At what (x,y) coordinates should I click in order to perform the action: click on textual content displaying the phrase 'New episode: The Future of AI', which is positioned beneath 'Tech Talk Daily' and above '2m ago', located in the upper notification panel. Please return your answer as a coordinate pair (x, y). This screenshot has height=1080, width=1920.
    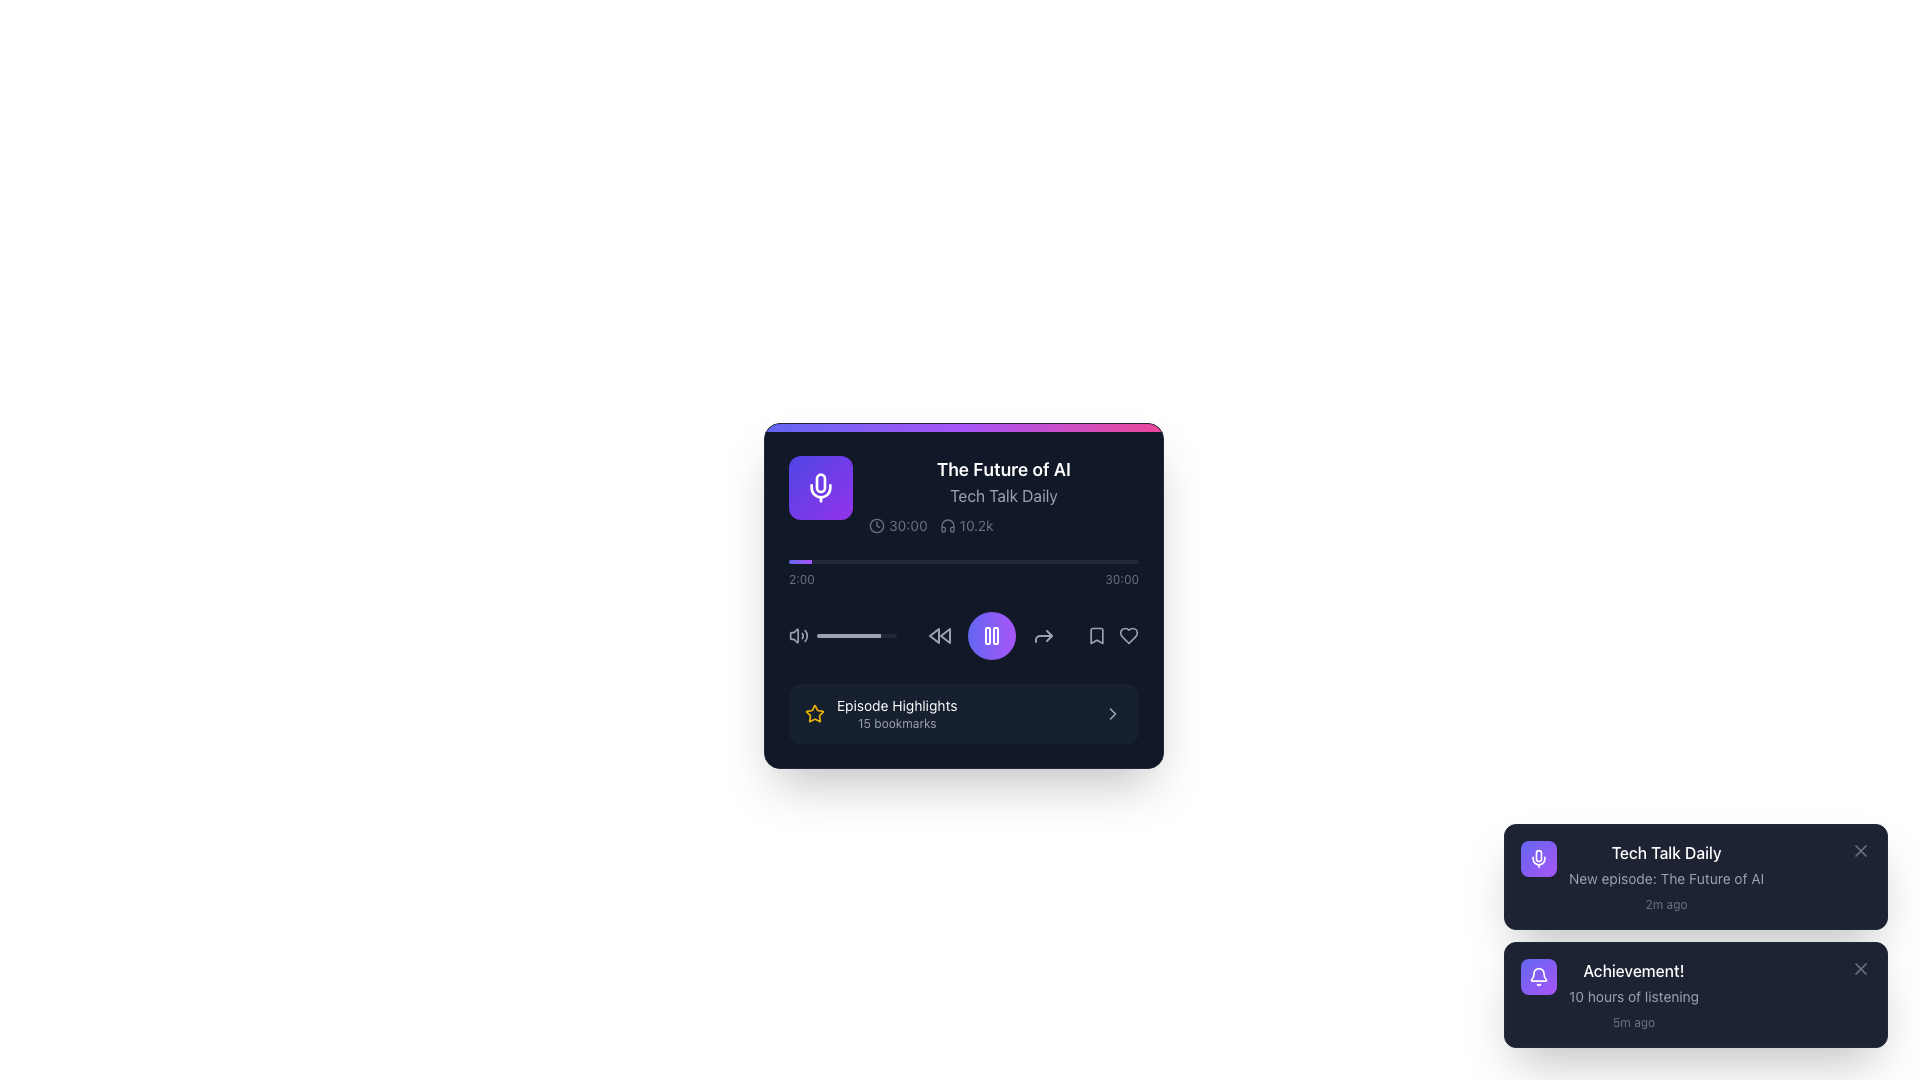
    Looking at the image, I should click on (1666, 878).